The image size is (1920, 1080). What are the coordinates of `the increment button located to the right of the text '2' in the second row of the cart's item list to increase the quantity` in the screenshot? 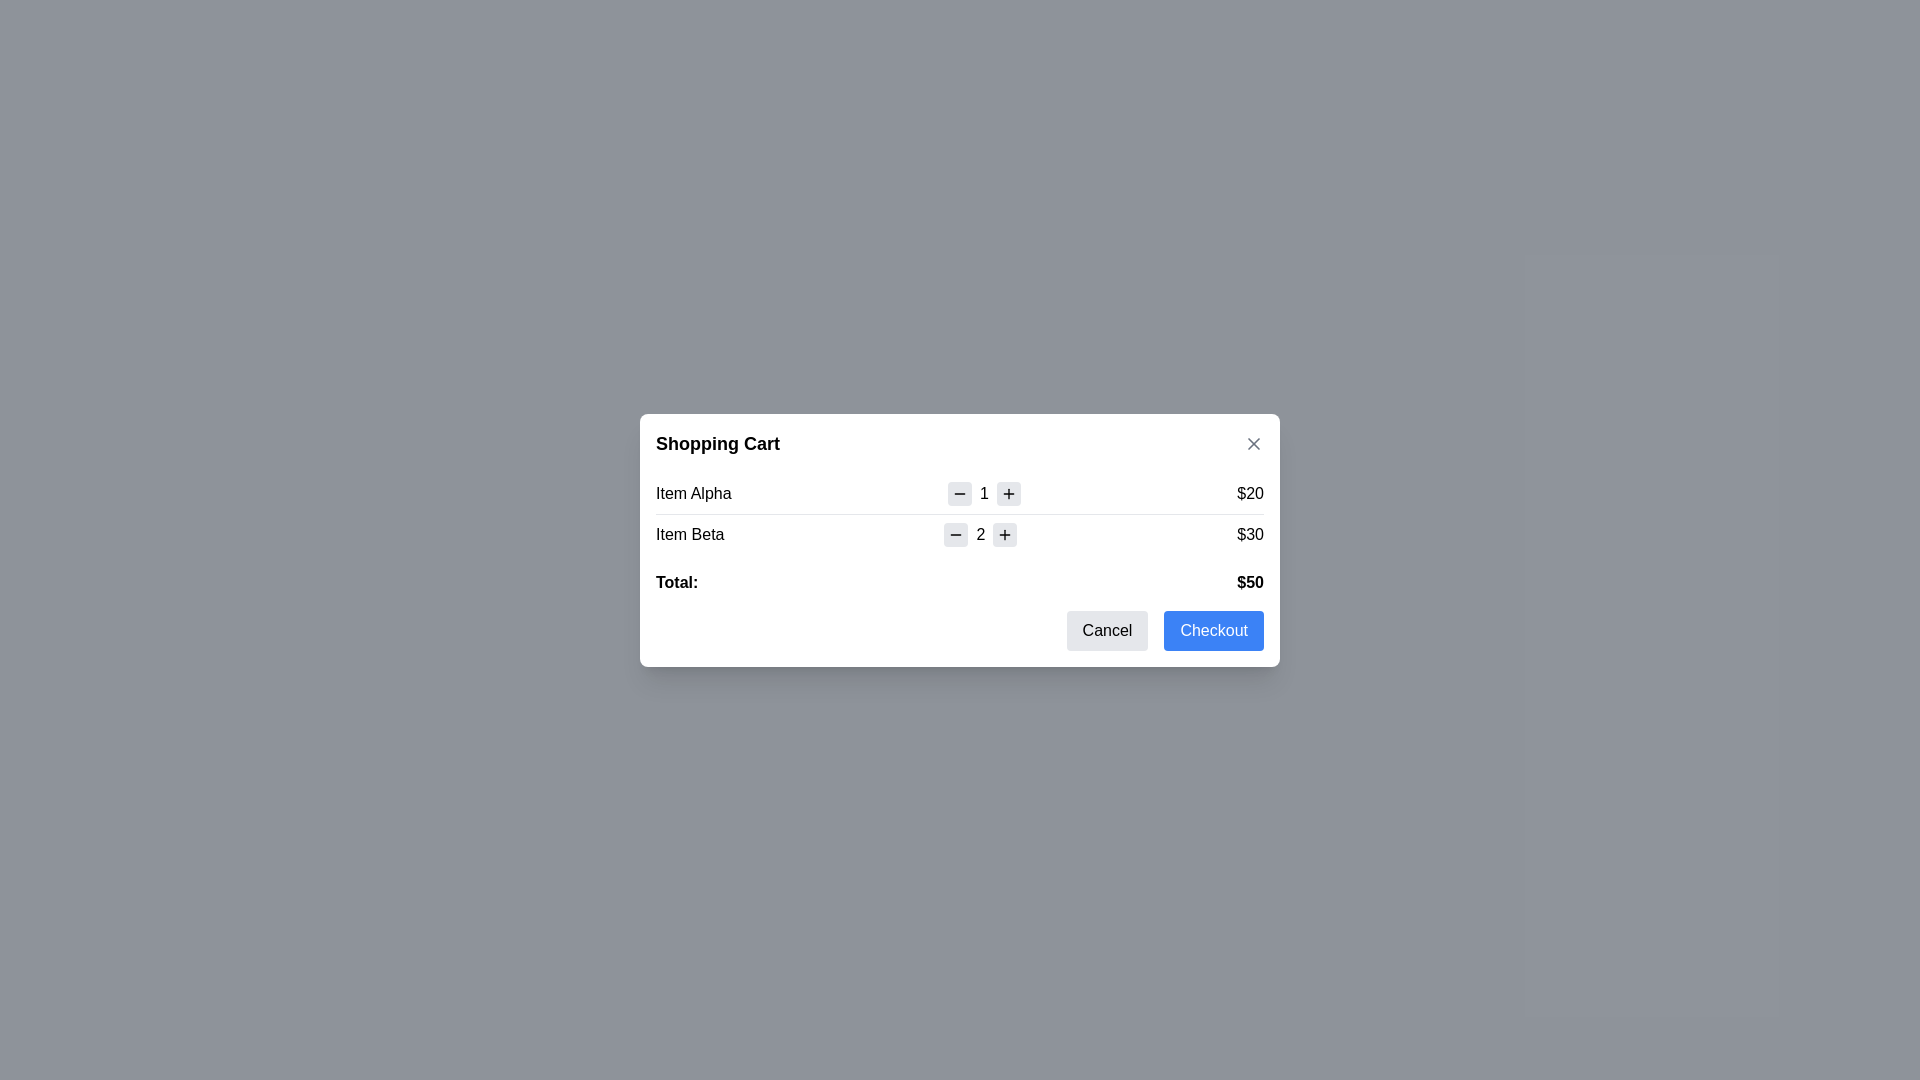 It's located at (1005, 533).